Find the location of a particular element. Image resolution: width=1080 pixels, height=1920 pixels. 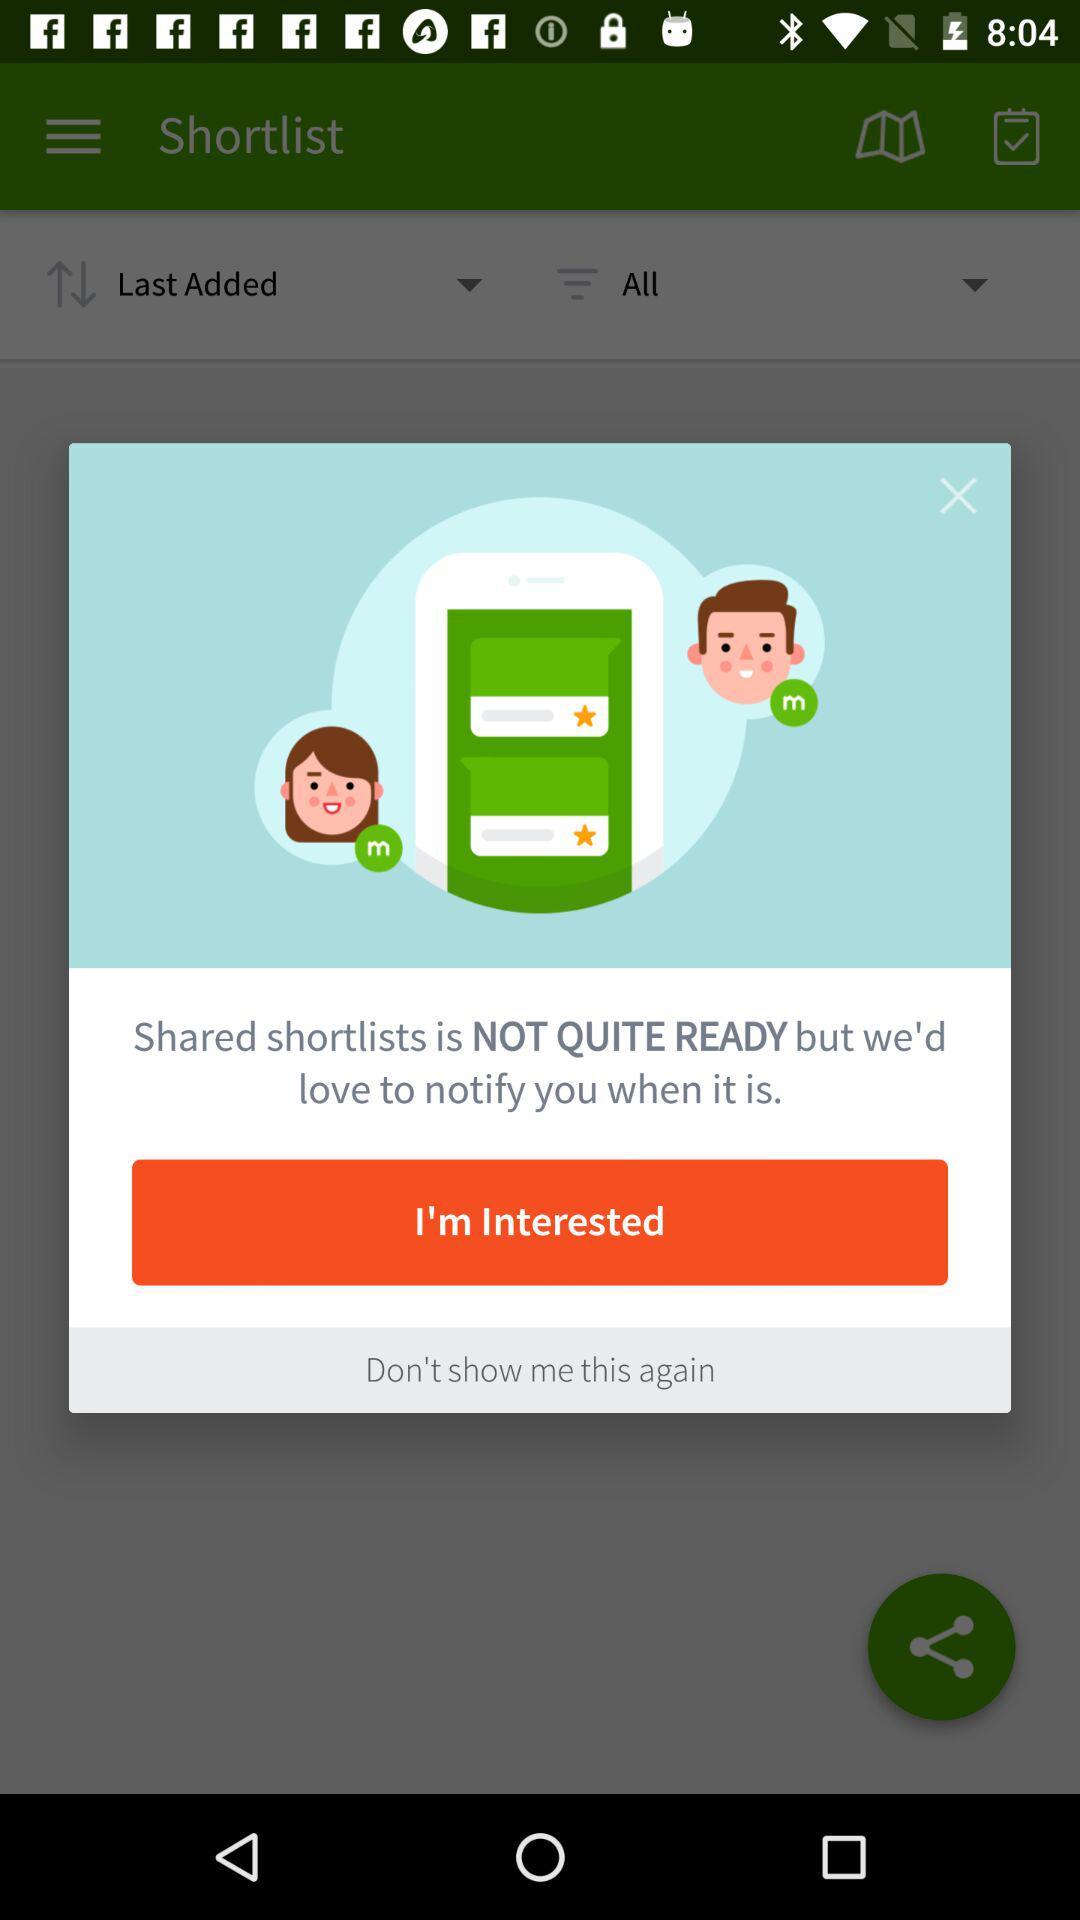

the close bar is located at coordinates (957, 495).